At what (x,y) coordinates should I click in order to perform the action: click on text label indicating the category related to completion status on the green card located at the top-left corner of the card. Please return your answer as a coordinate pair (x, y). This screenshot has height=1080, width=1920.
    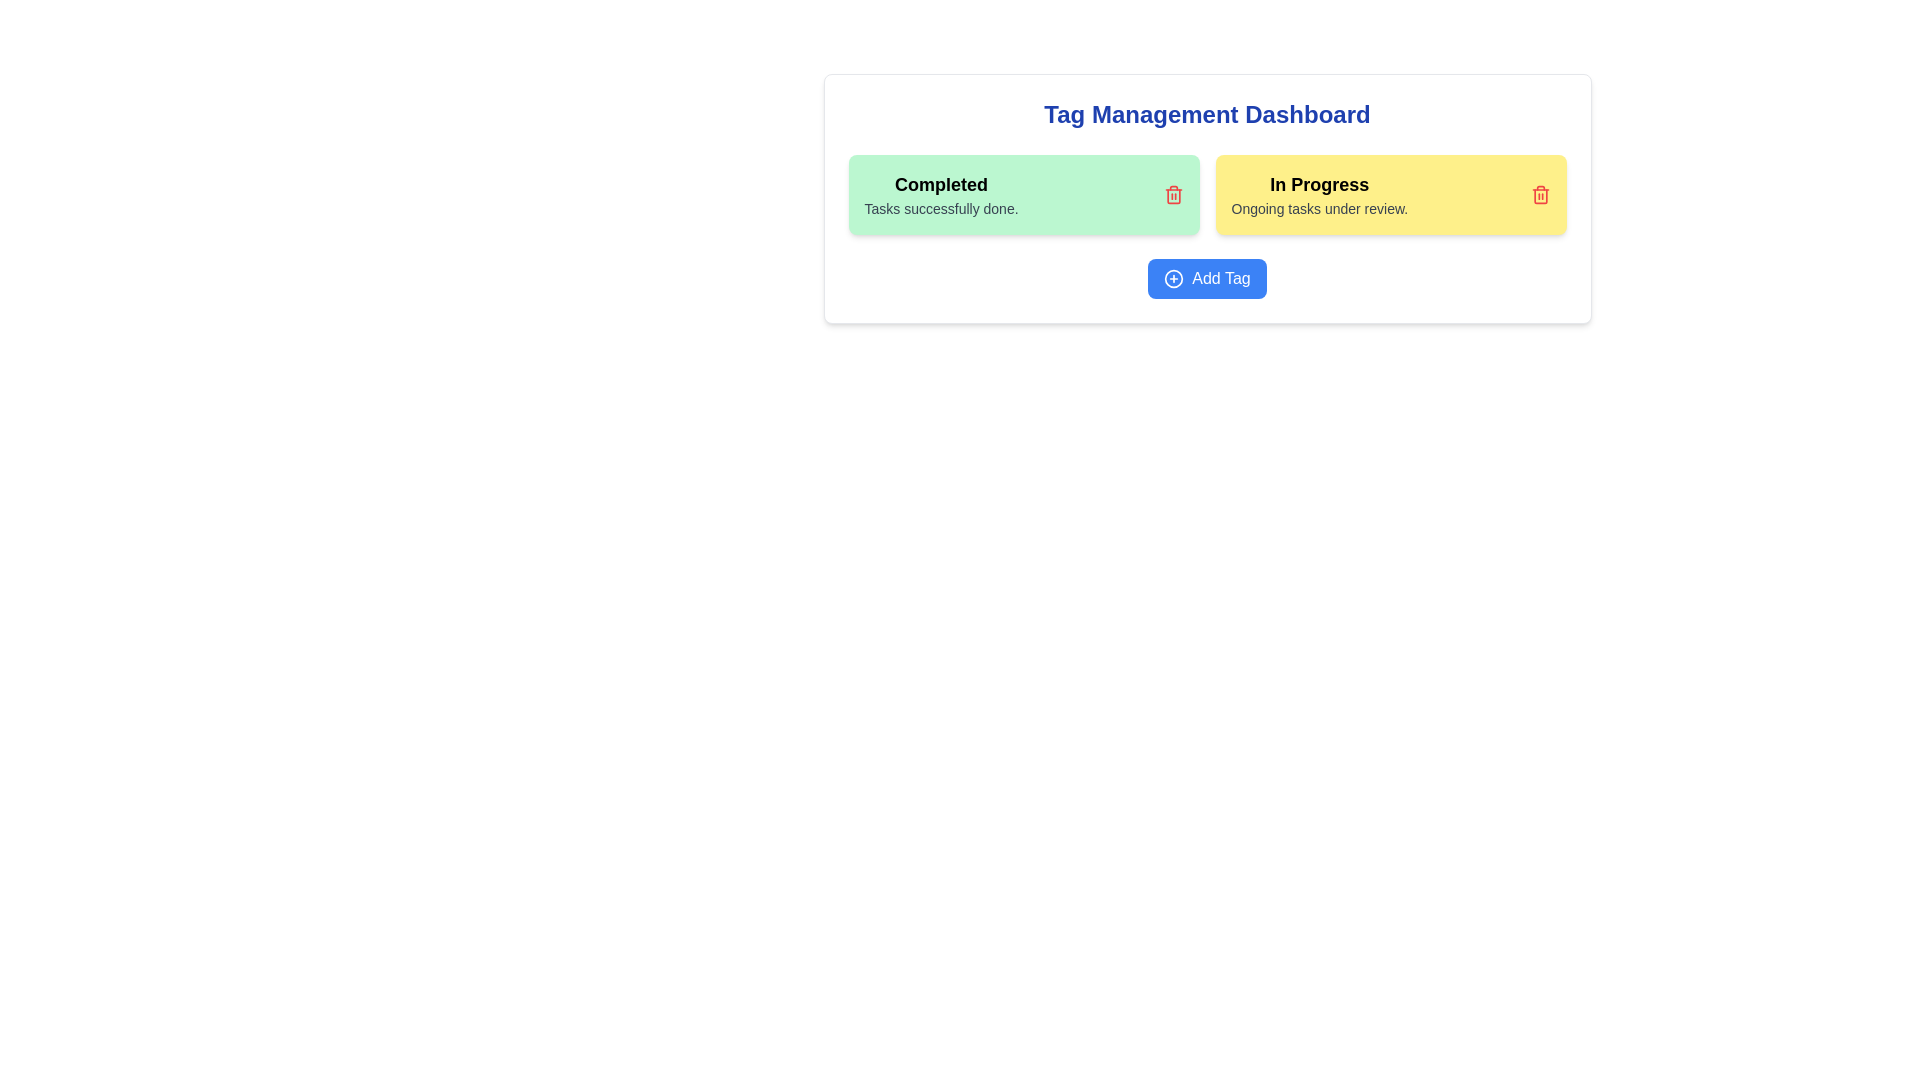
    Looking at the image, I should click on (940, 185).